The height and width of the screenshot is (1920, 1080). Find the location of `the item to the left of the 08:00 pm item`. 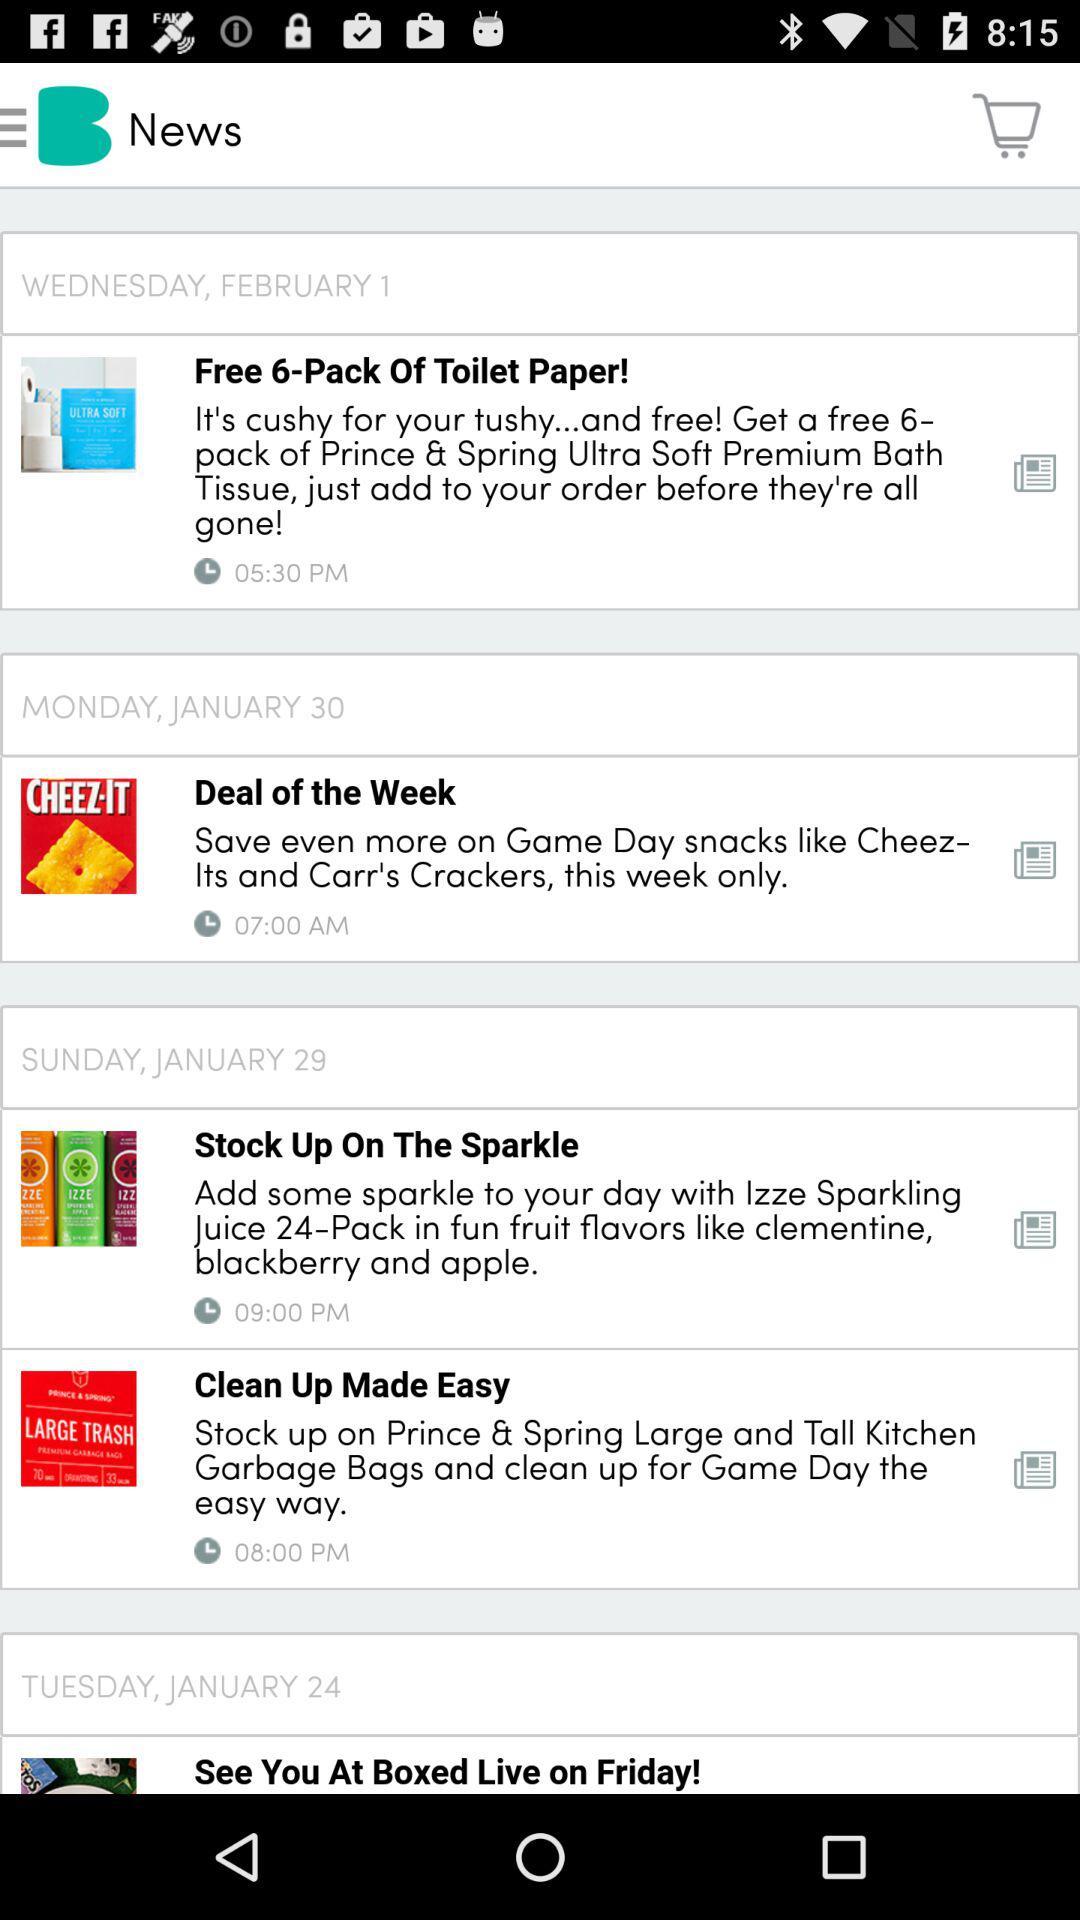

the item to the left of the 08:00 pm item is located at coordinates (207, 1549).